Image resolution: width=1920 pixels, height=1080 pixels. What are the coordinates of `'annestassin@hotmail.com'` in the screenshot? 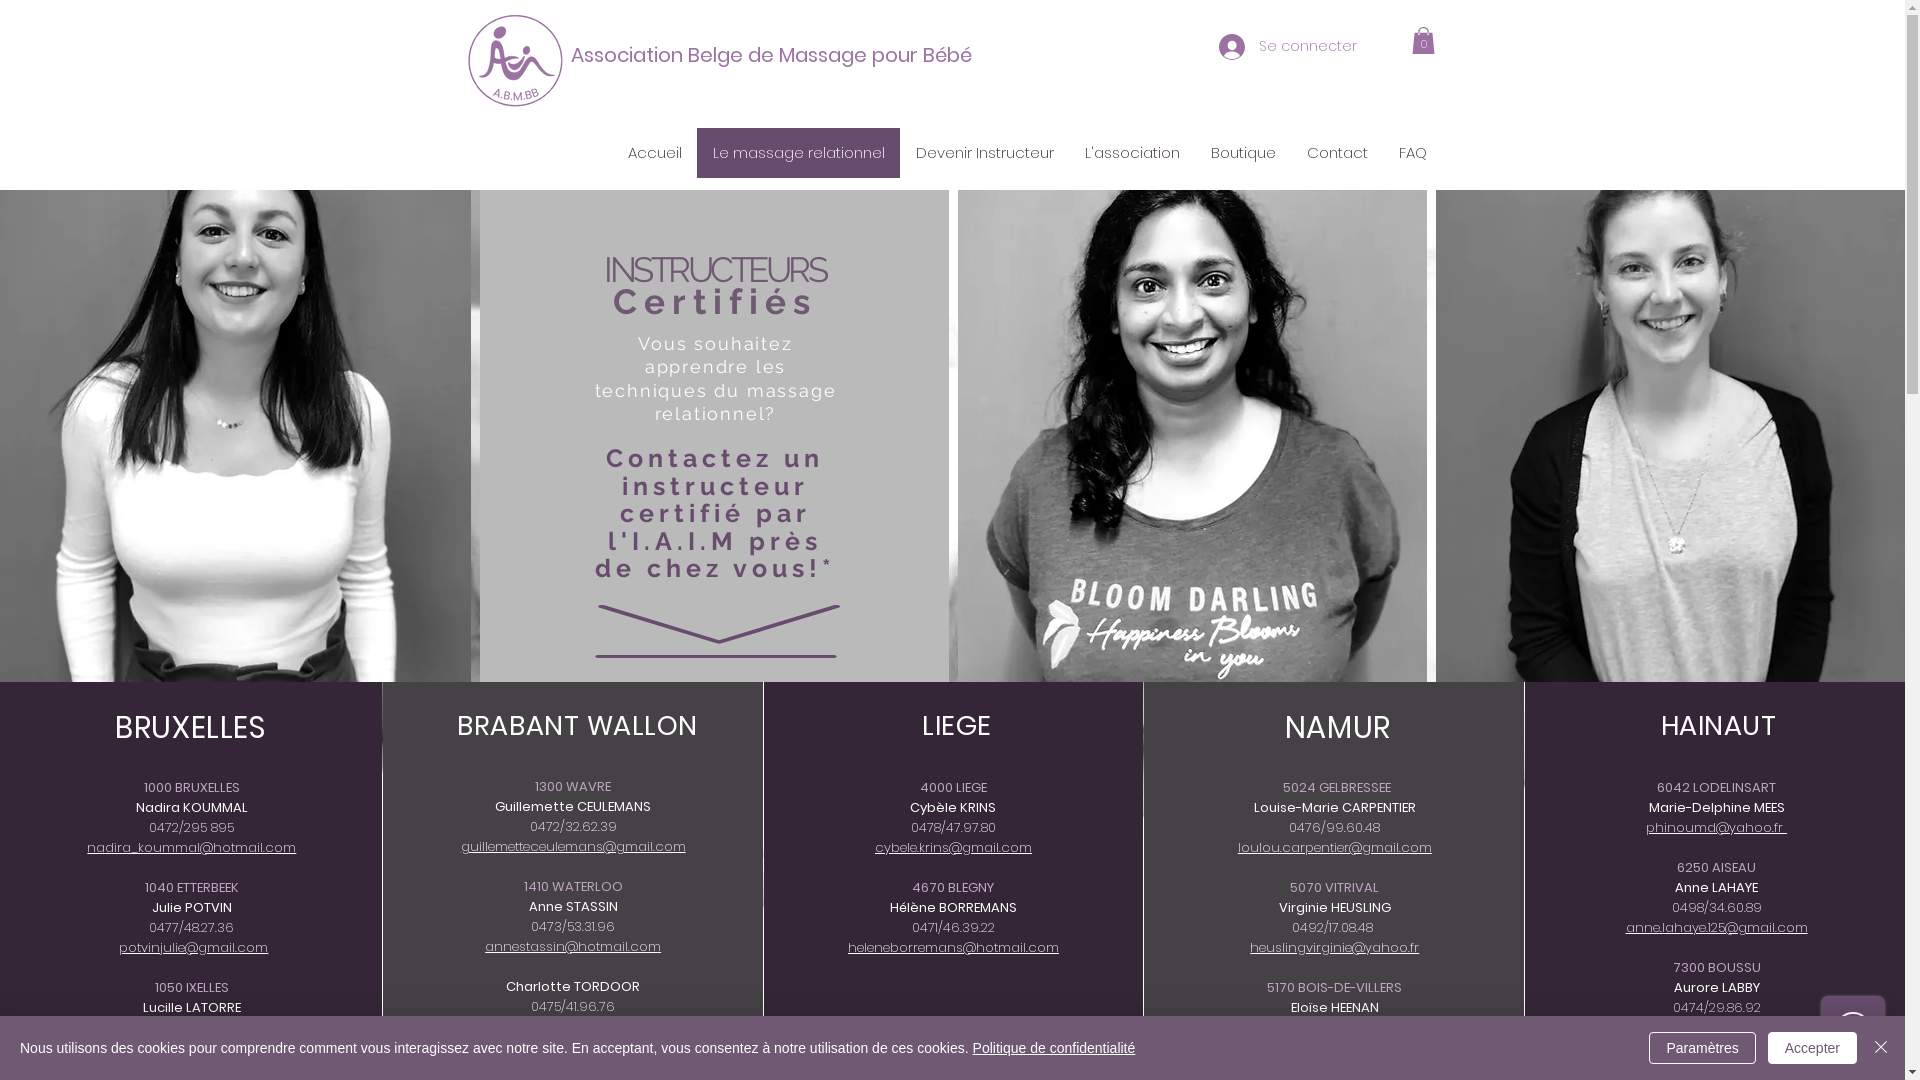 It's located at (571, 945).